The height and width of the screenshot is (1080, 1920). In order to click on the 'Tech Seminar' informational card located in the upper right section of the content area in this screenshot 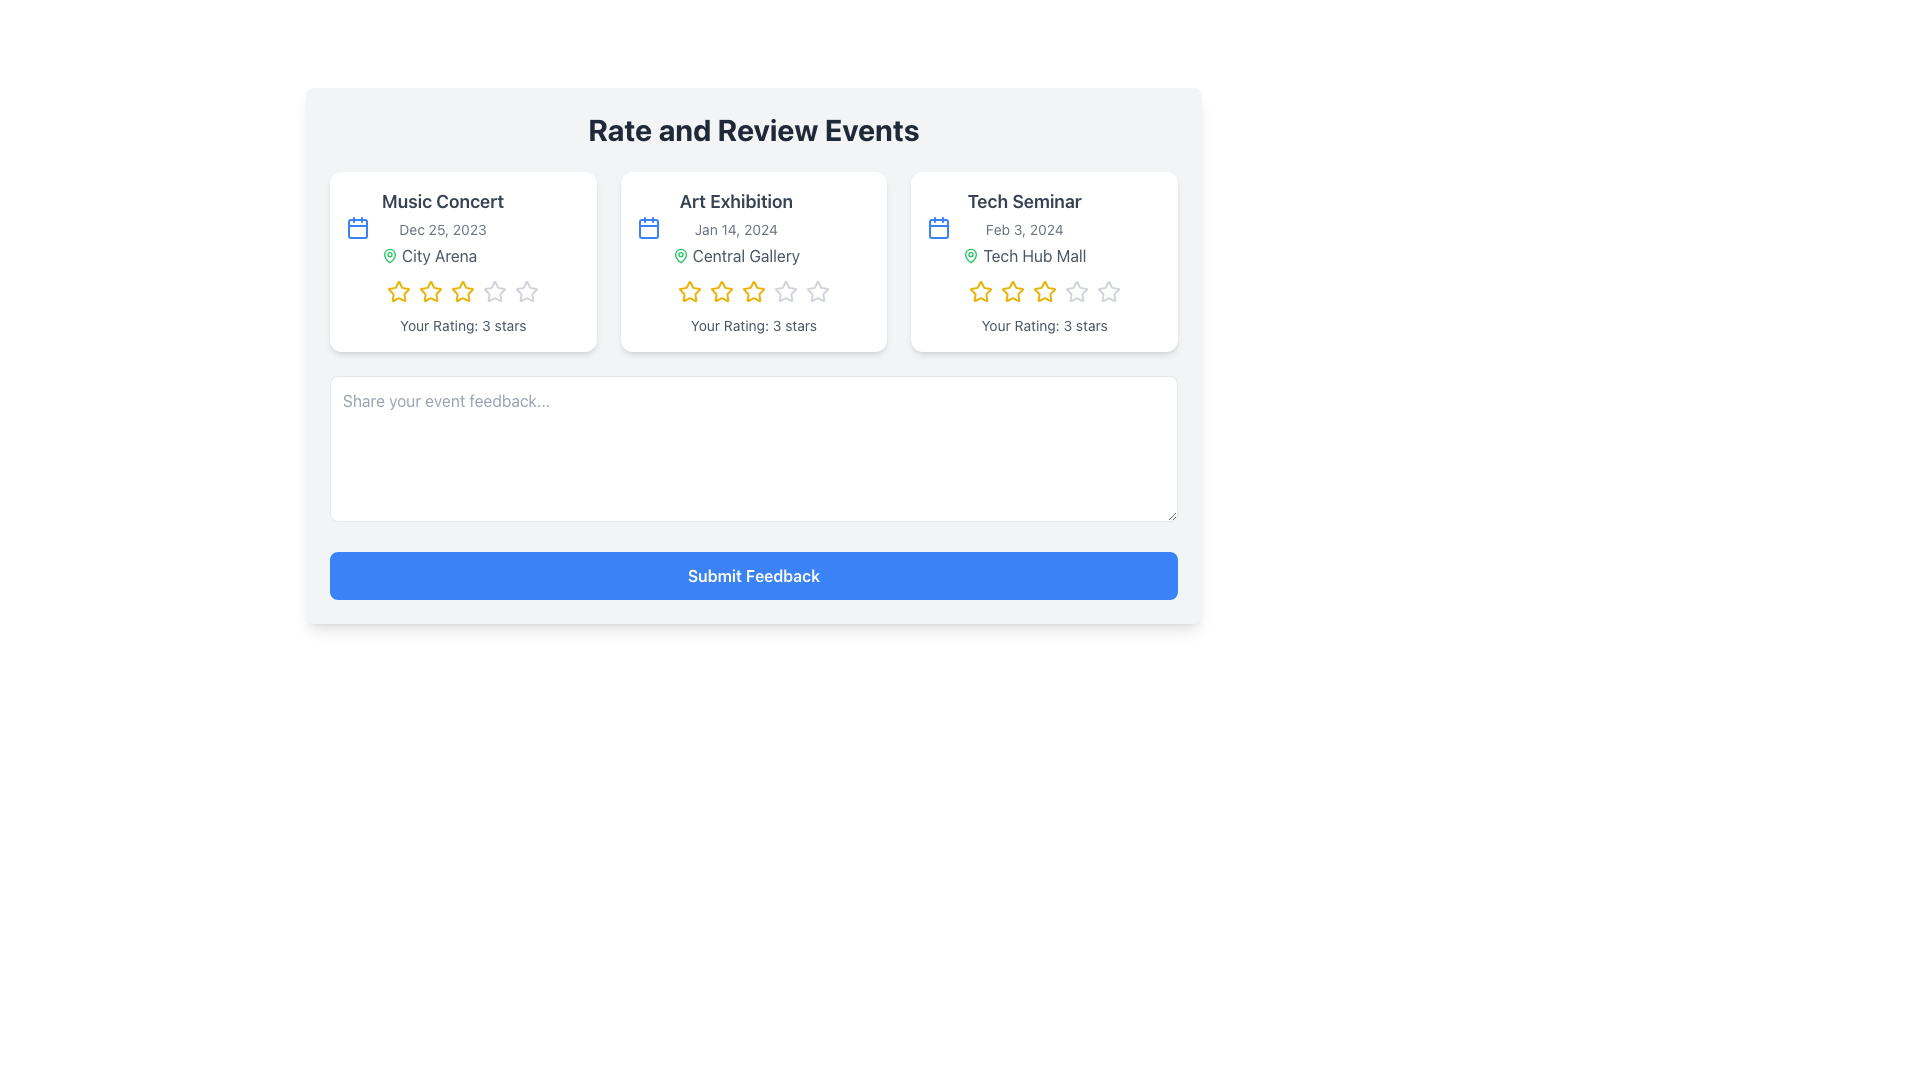, I will do `click(1023, 226)`.